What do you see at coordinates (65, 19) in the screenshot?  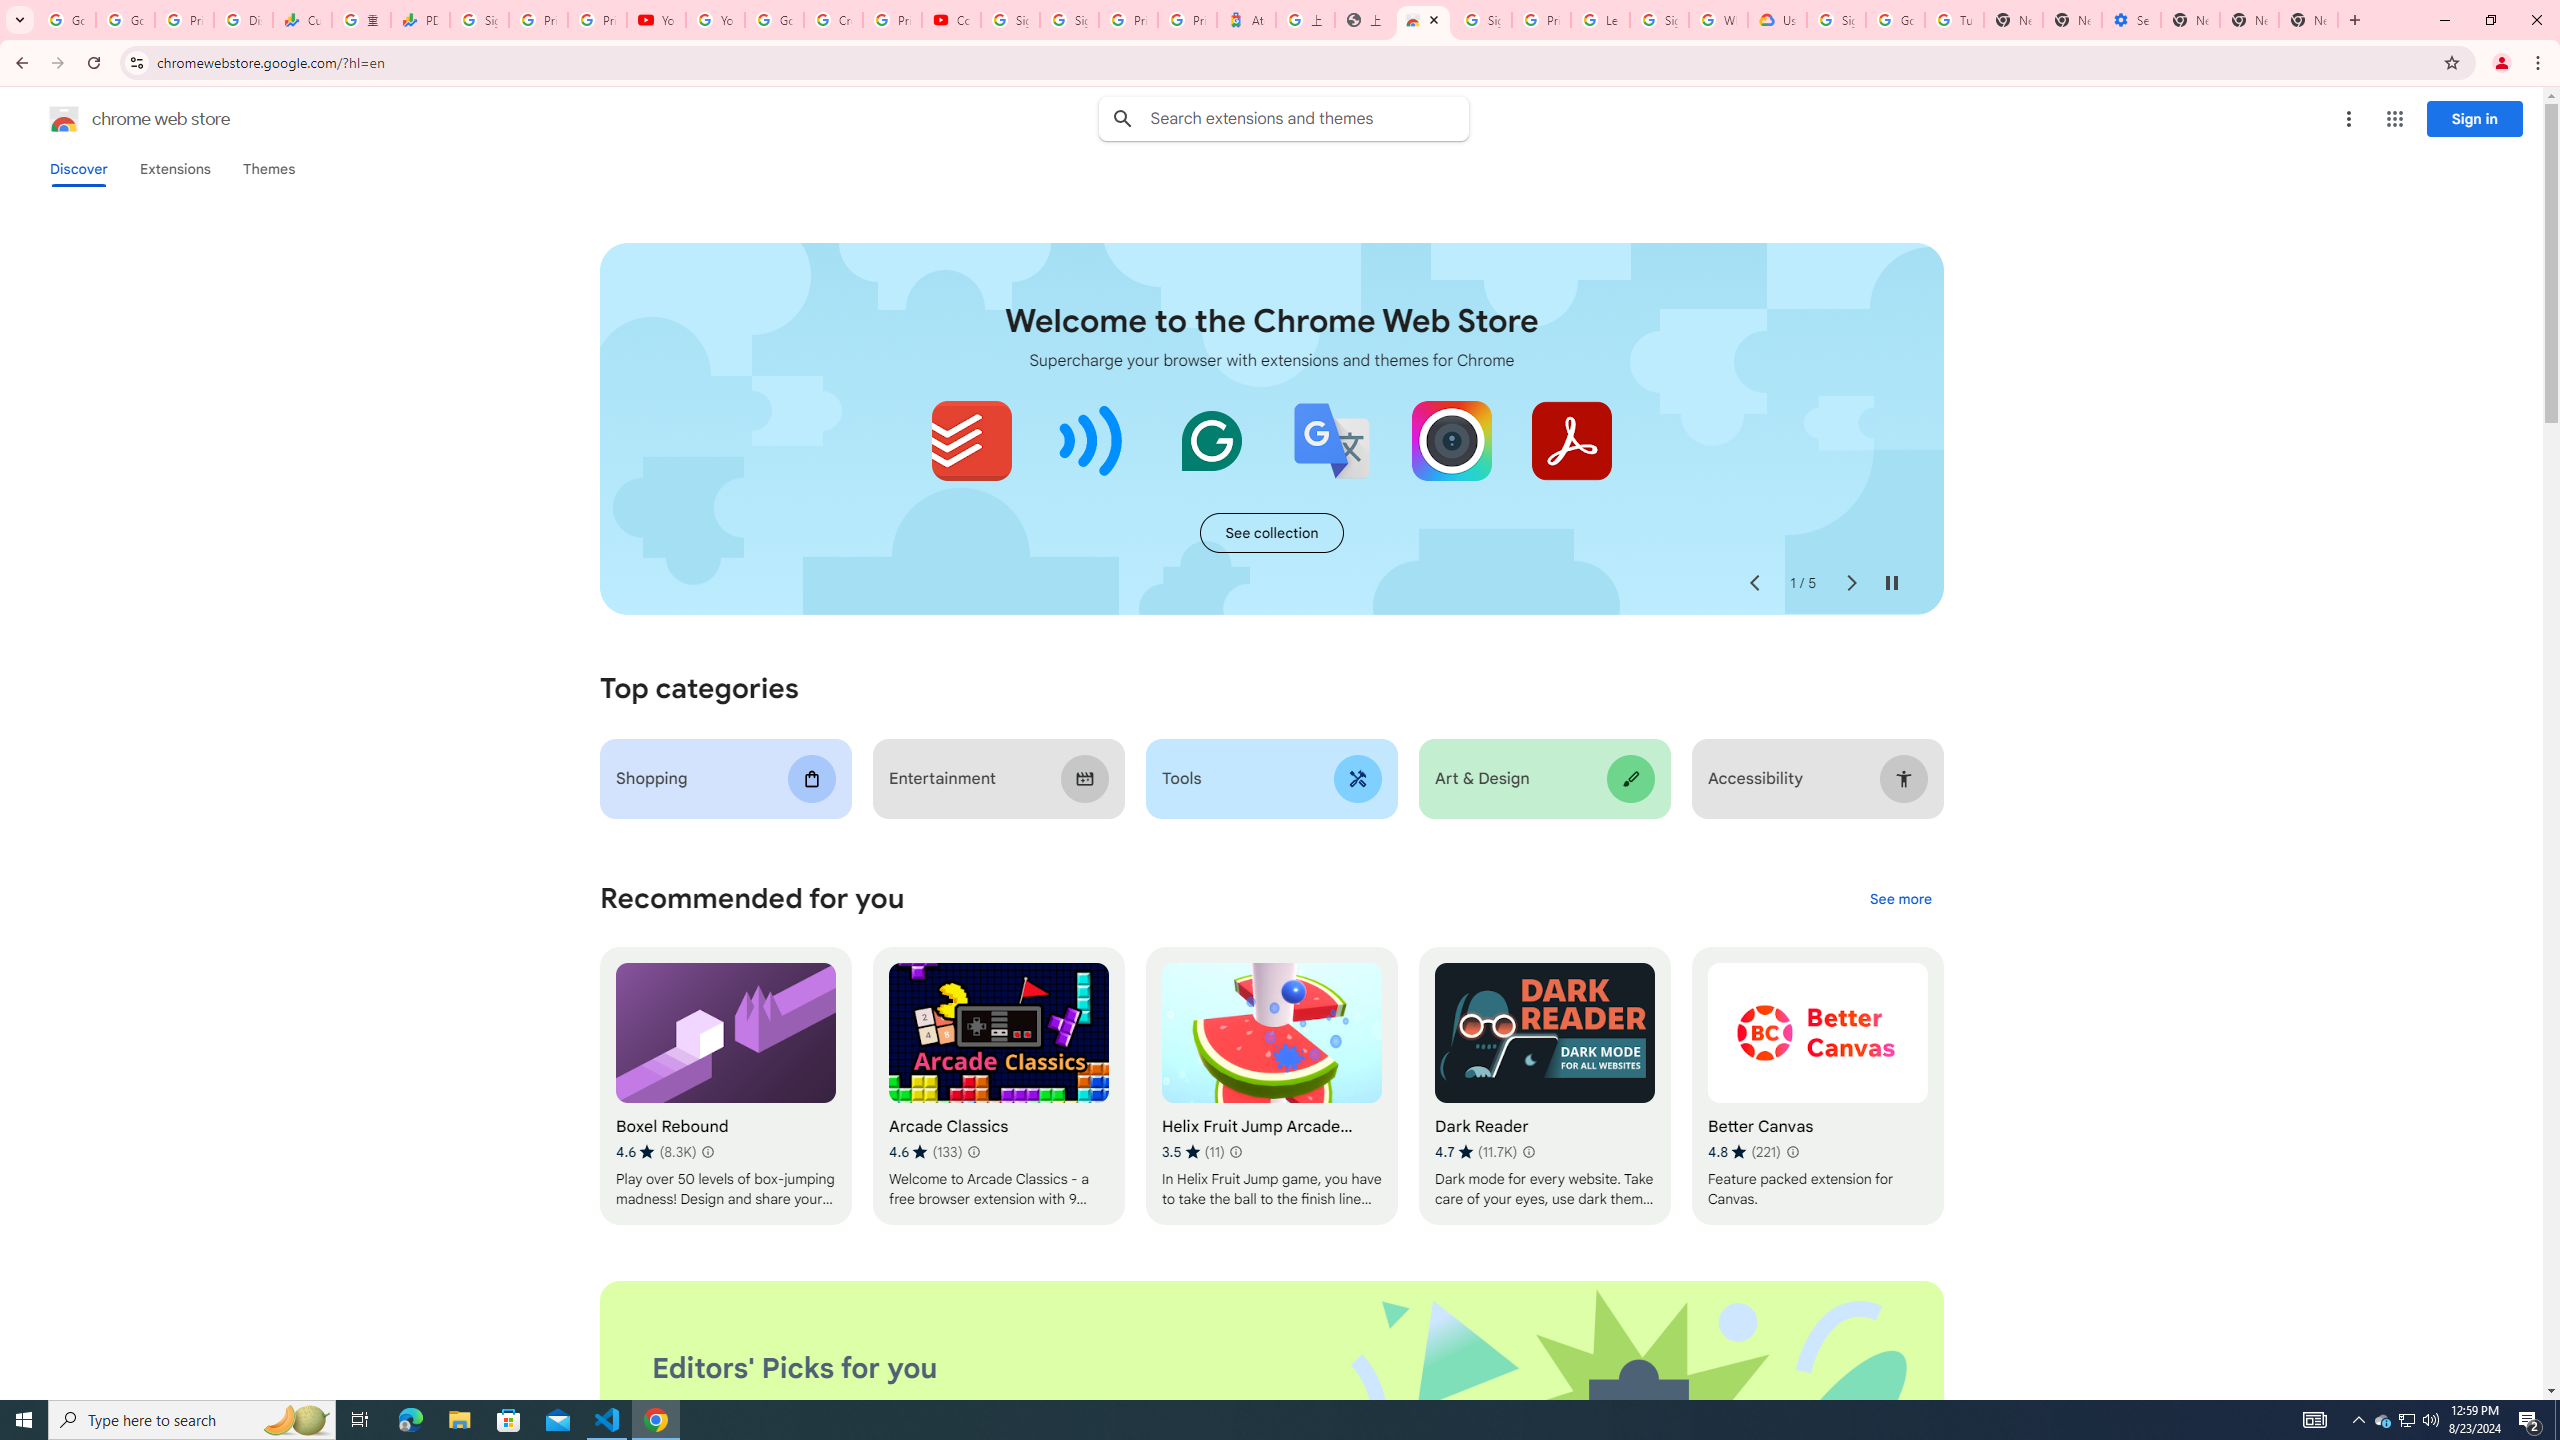 I see `'Google Workspace Admin Community'` at bounding box center [65, 19].